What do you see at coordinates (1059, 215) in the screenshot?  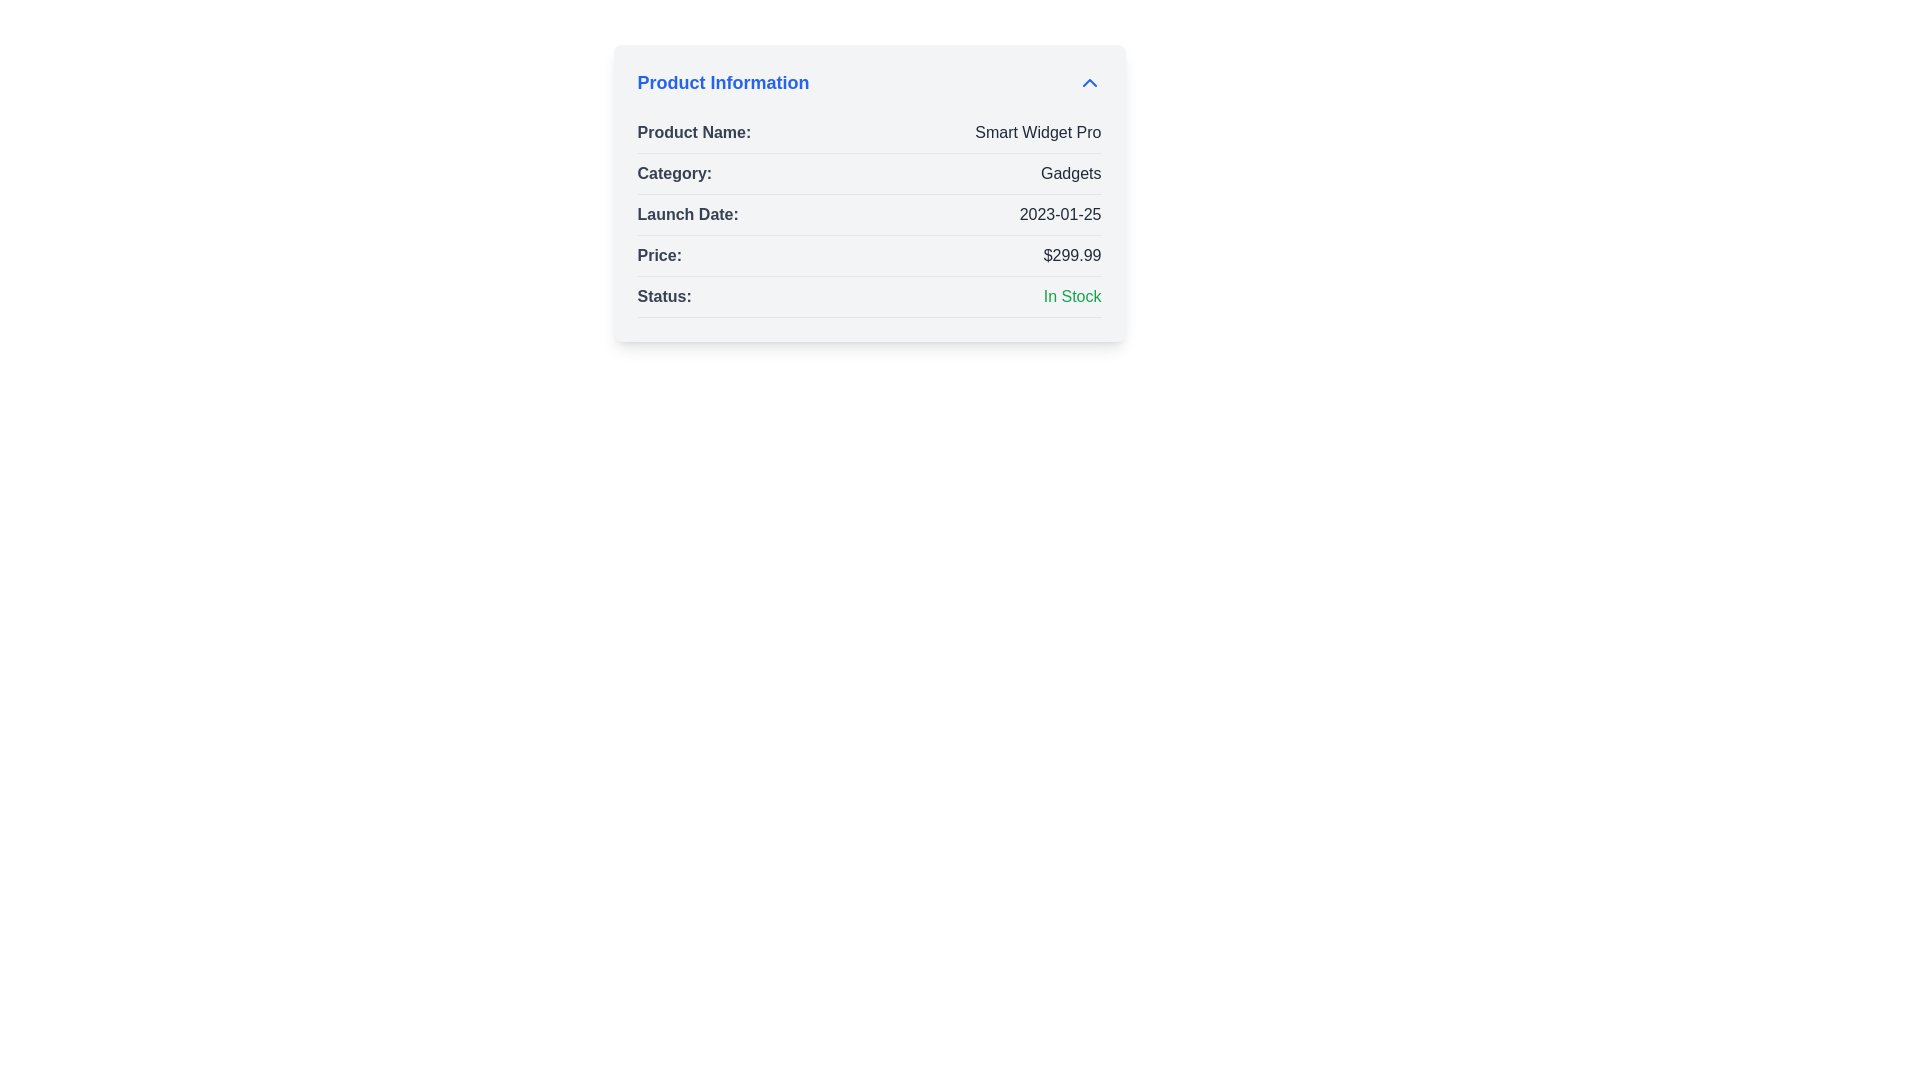 I see `the Text display element that presents the launch date, located under the label 'Launch Date:' in a tabular layout` at bounding box center [1059, 215].